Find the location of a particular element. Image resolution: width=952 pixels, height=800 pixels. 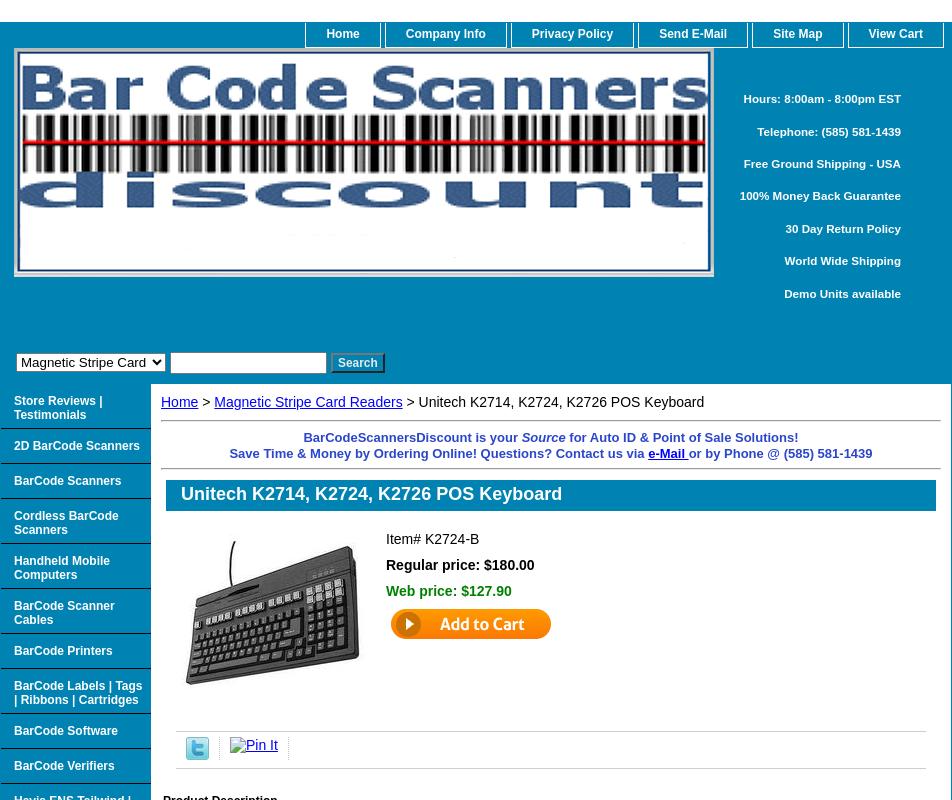

'Send e-Mail' is located at coordinates (658, 33).